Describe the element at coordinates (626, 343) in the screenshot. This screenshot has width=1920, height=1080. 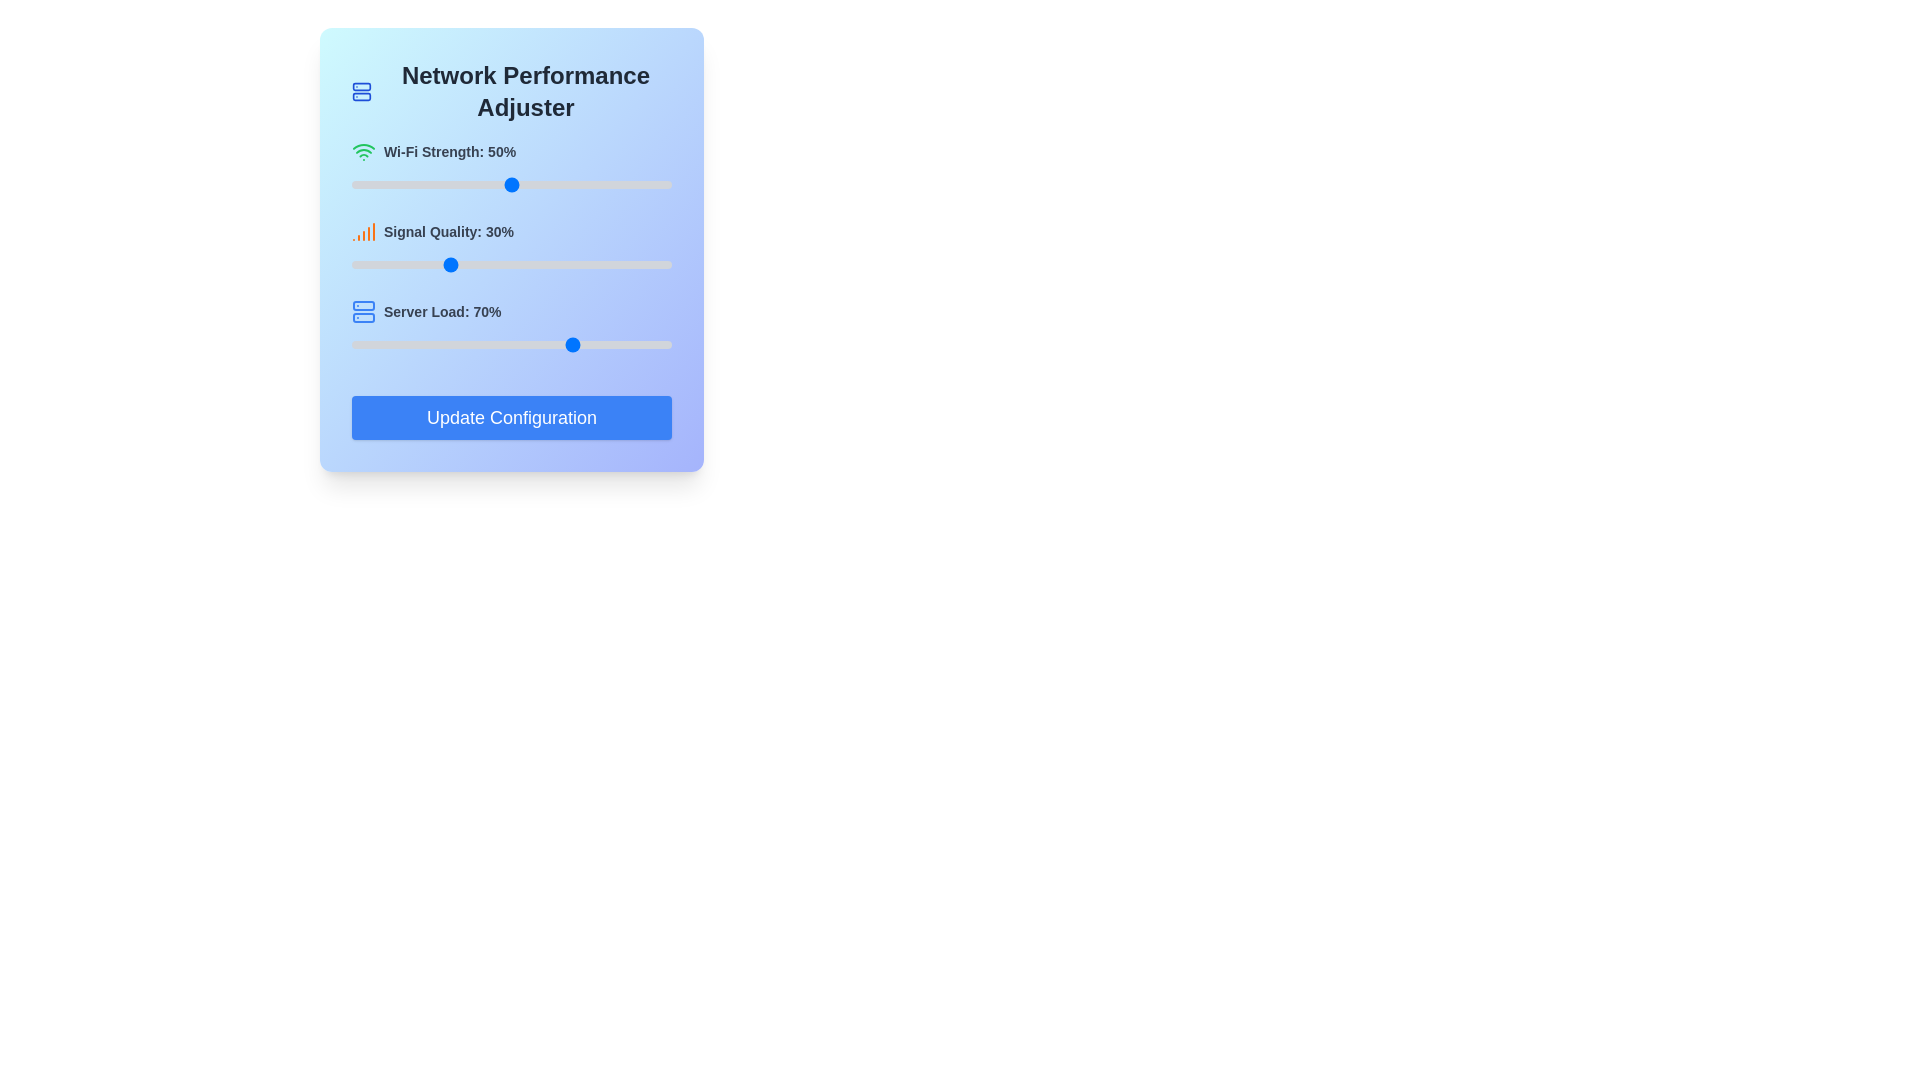
I see `the server load slider` at that location.